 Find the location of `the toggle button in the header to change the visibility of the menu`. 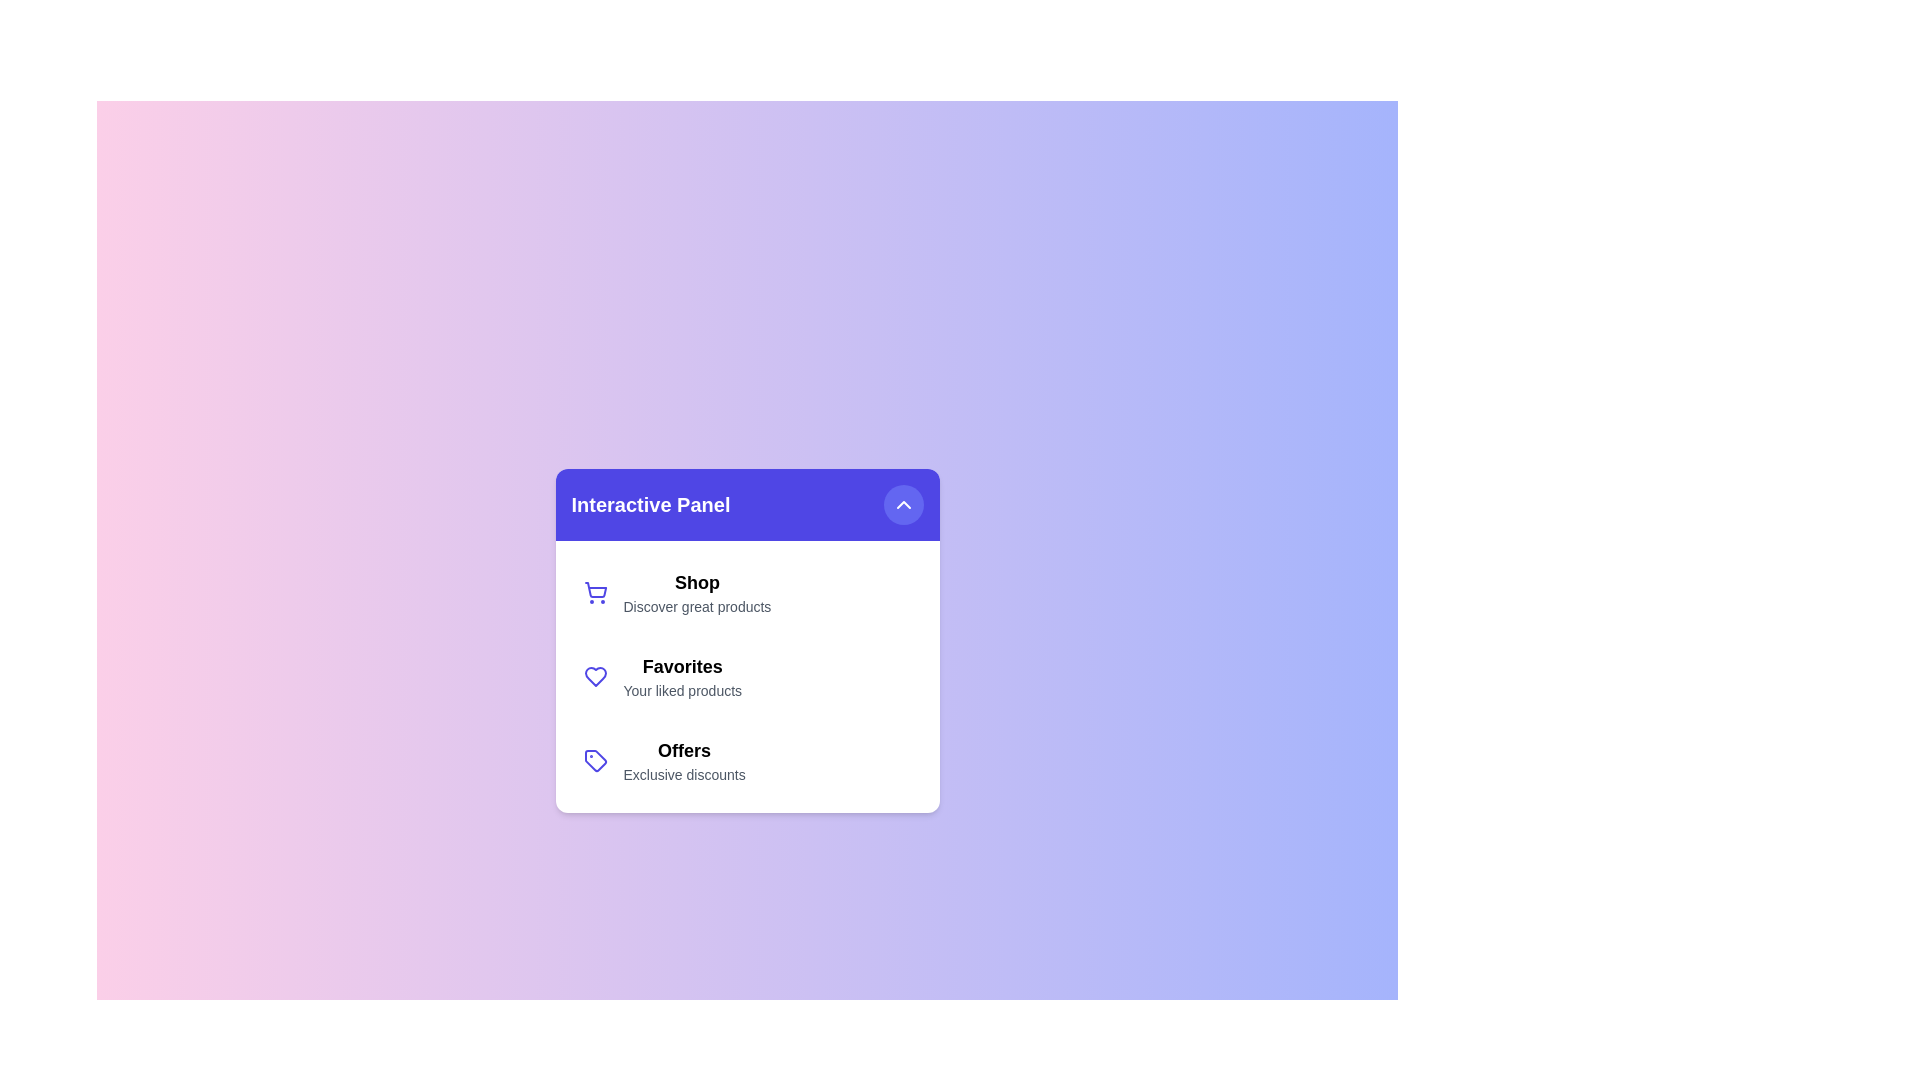

the toggle button in the header to change the visibility of the menu is located at coordinates (902, 504).